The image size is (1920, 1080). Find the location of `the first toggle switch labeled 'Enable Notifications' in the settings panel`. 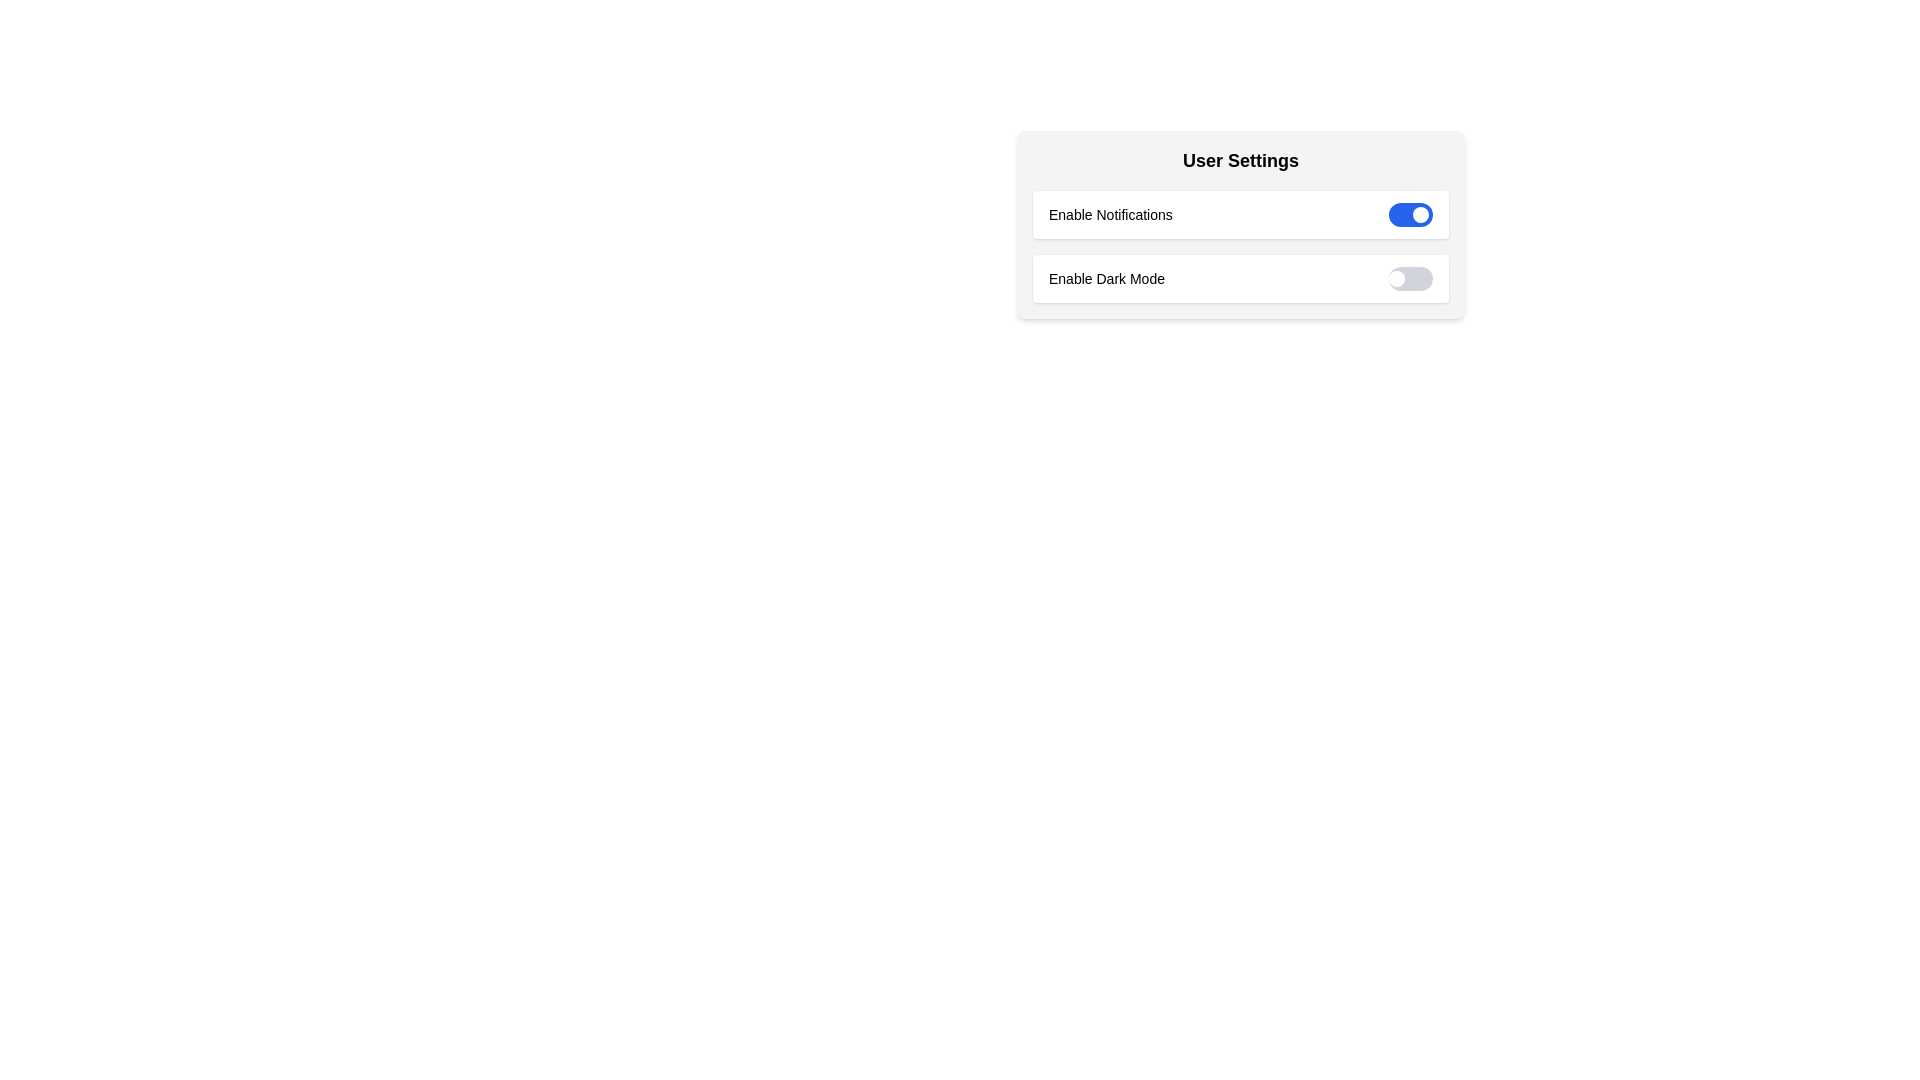

the first toggle switch labeled 'Enable Notifications' in the settings panel is located at coordinates (1240, 224).